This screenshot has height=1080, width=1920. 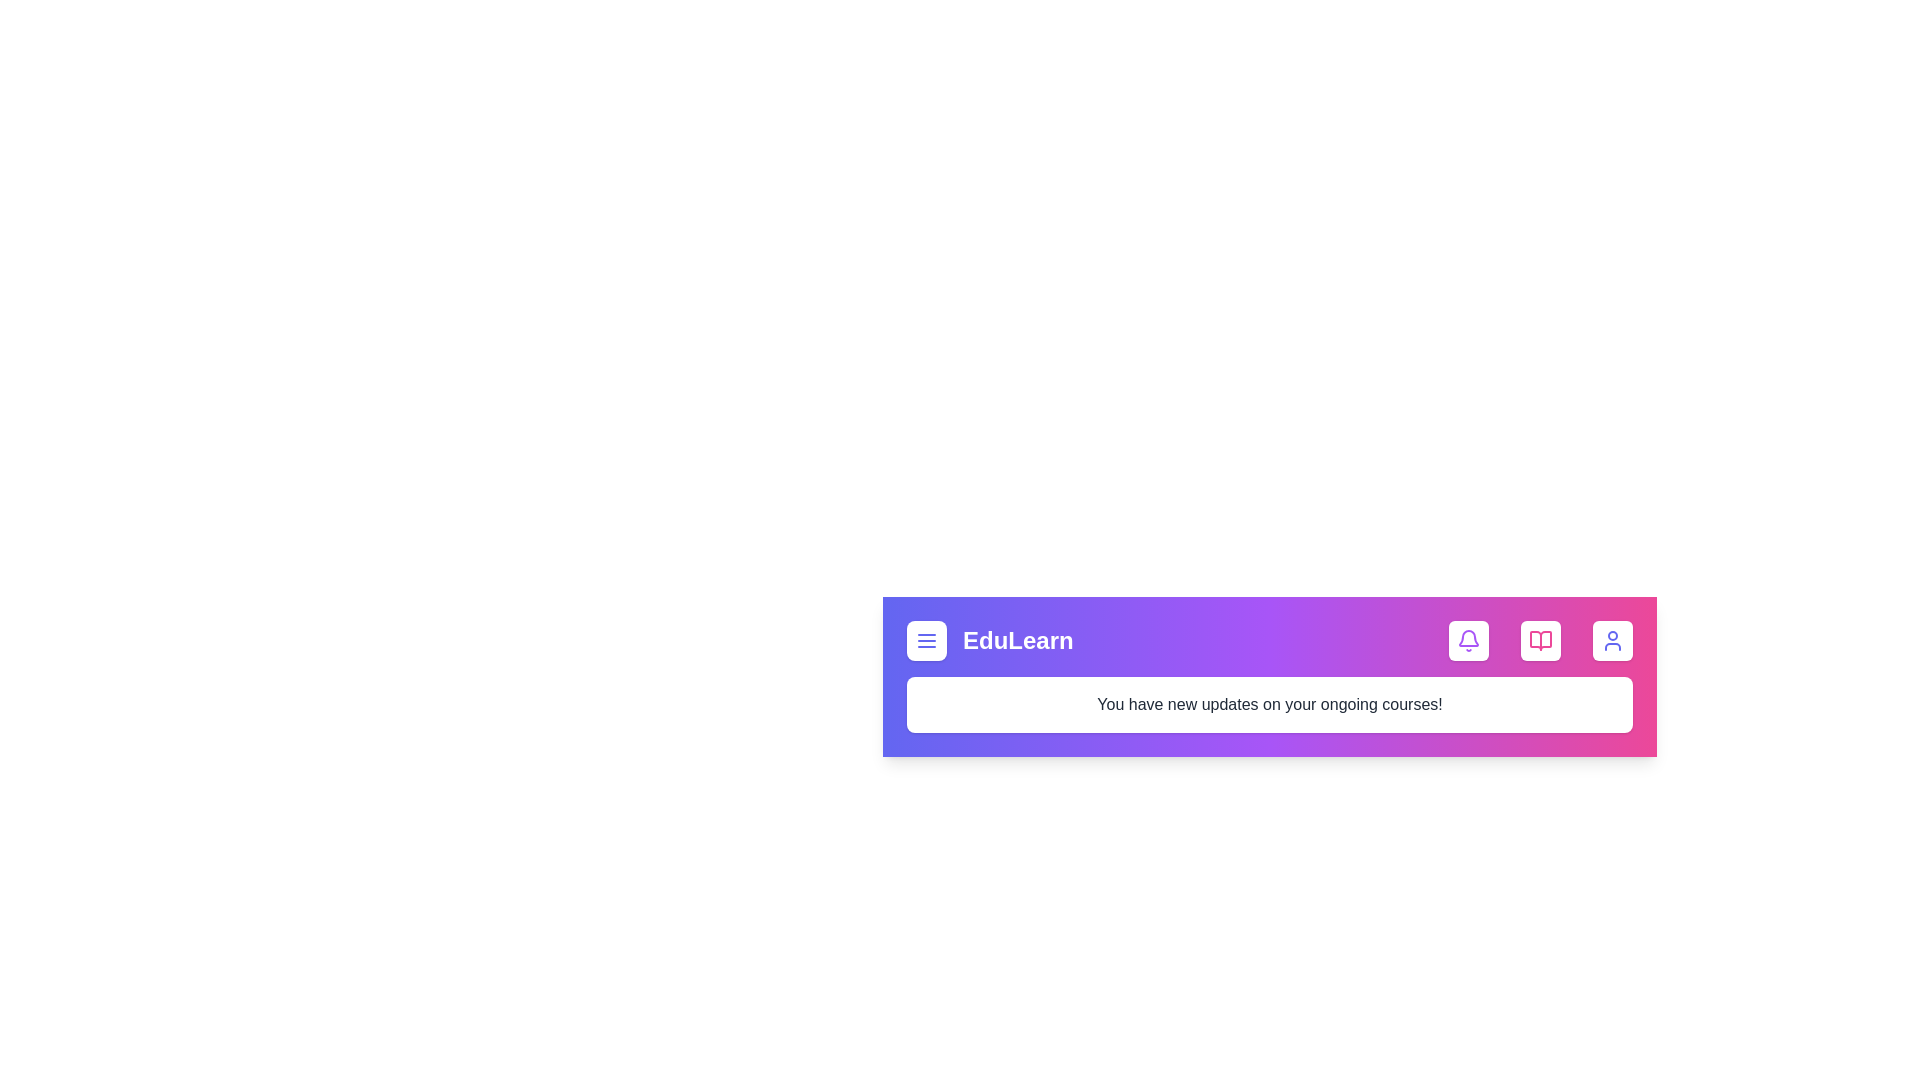 What do you see at coordinates (1539, 640) in the screenshot?
I see `the book icon to access educational content` at bounding box center [1539, 640].